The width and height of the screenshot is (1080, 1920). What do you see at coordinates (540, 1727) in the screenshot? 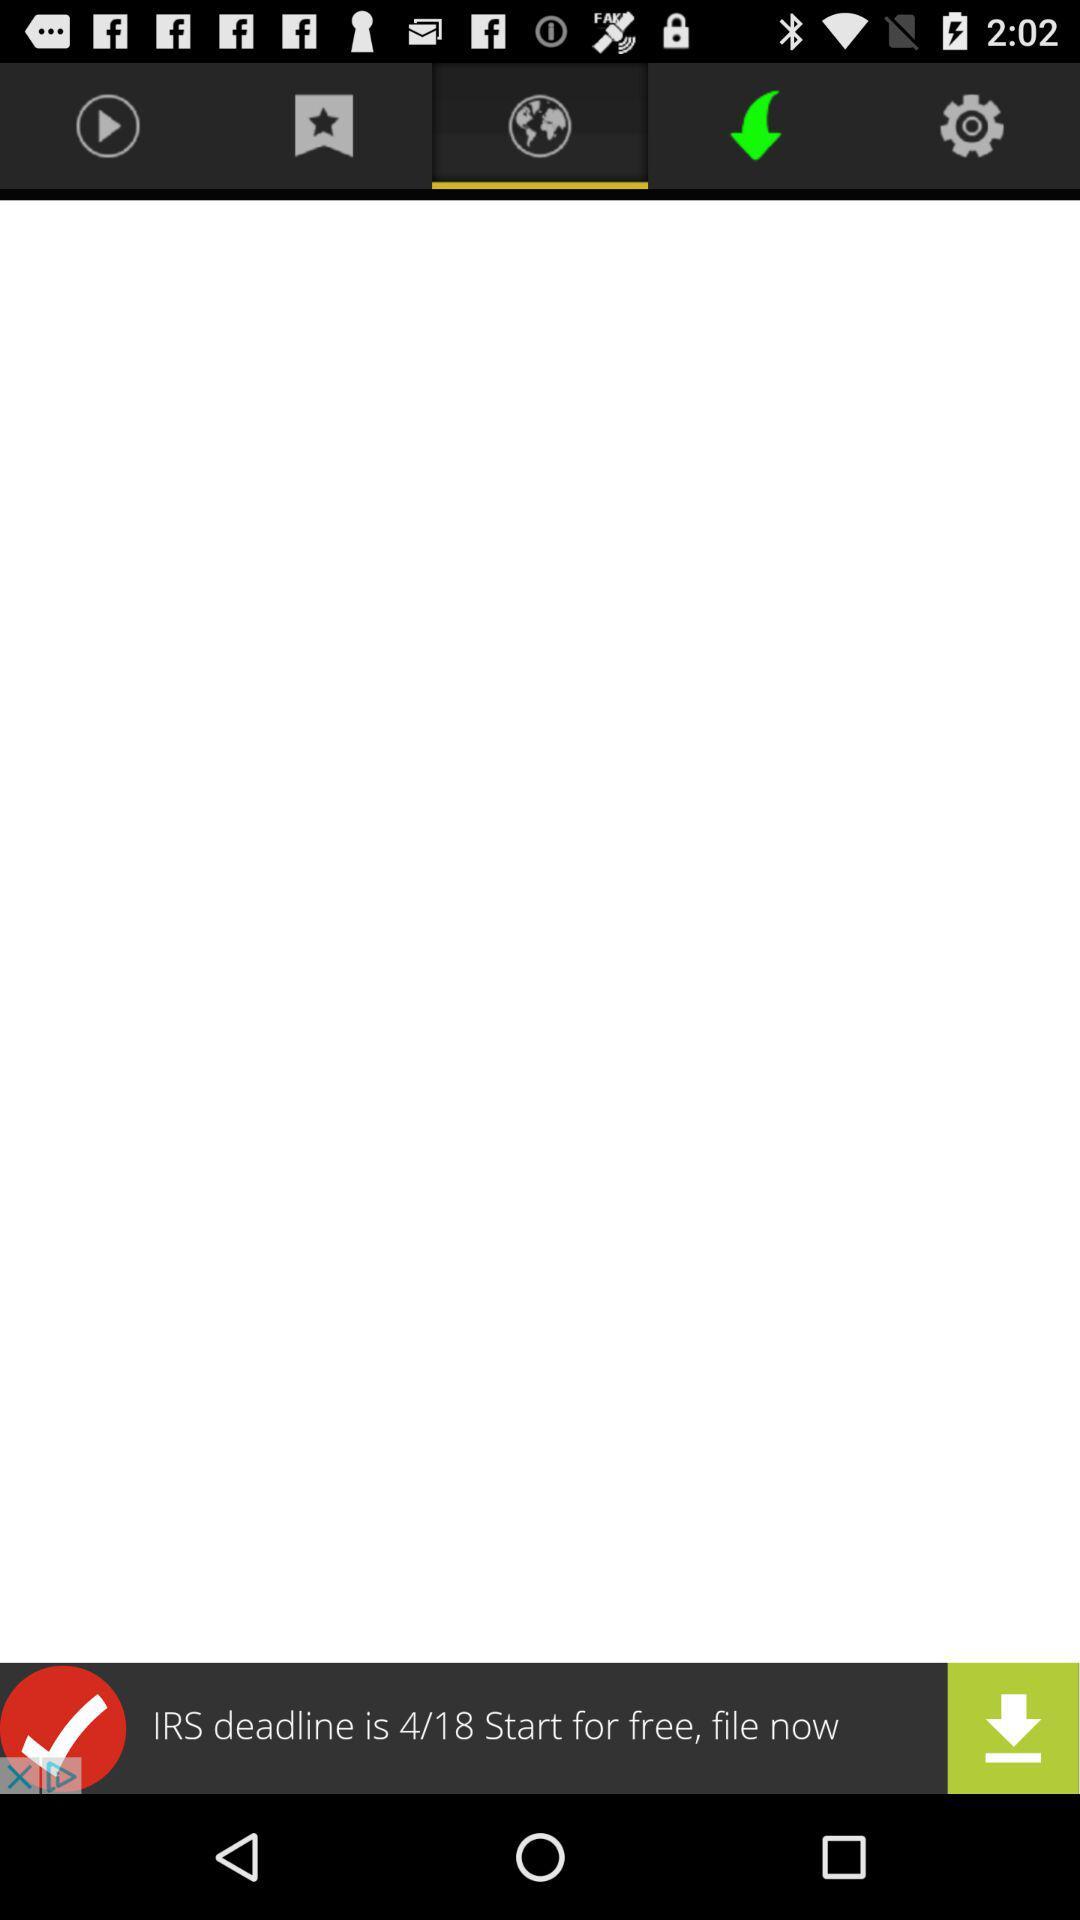
I see `click on the advertisement` at bounding box center [540, 1727].